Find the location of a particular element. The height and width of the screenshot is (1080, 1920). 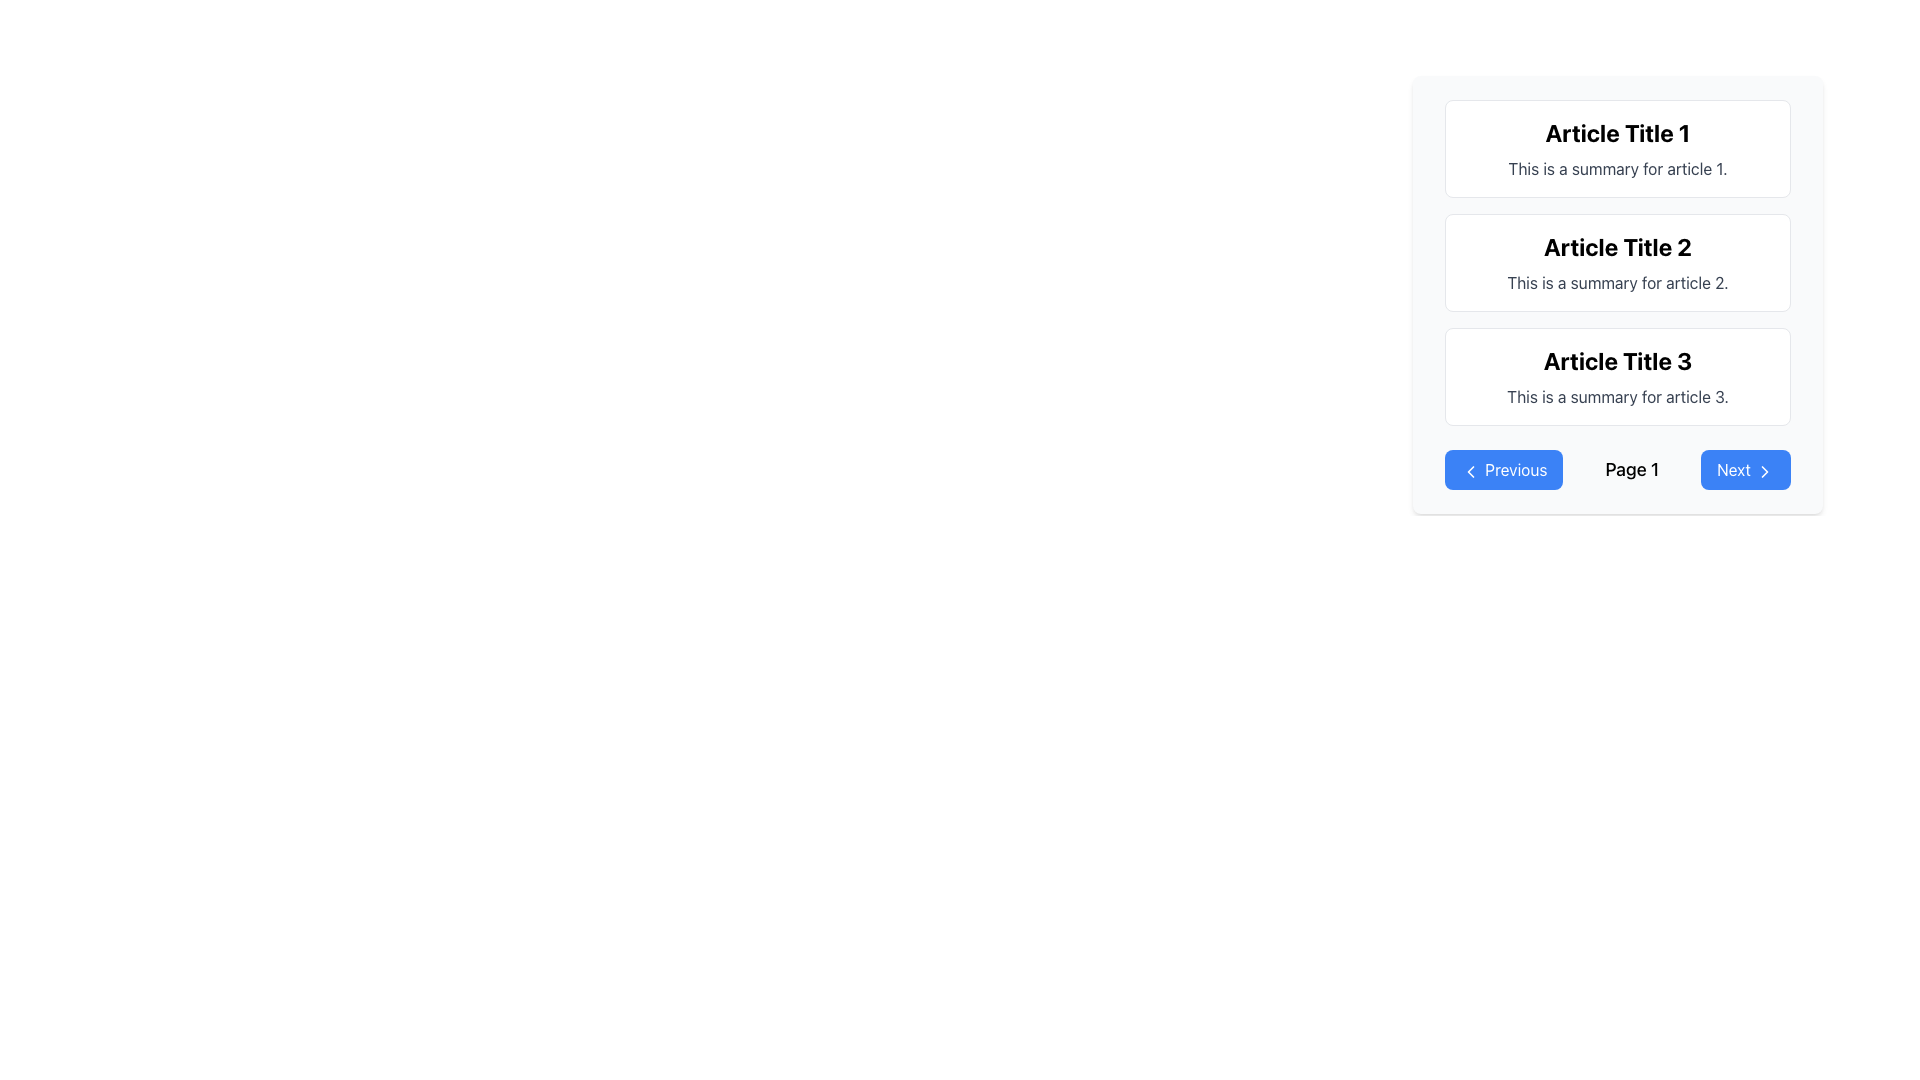

the right-pointing chevron icon within the blue 'Next' button is located at coordinates (1765, 471).